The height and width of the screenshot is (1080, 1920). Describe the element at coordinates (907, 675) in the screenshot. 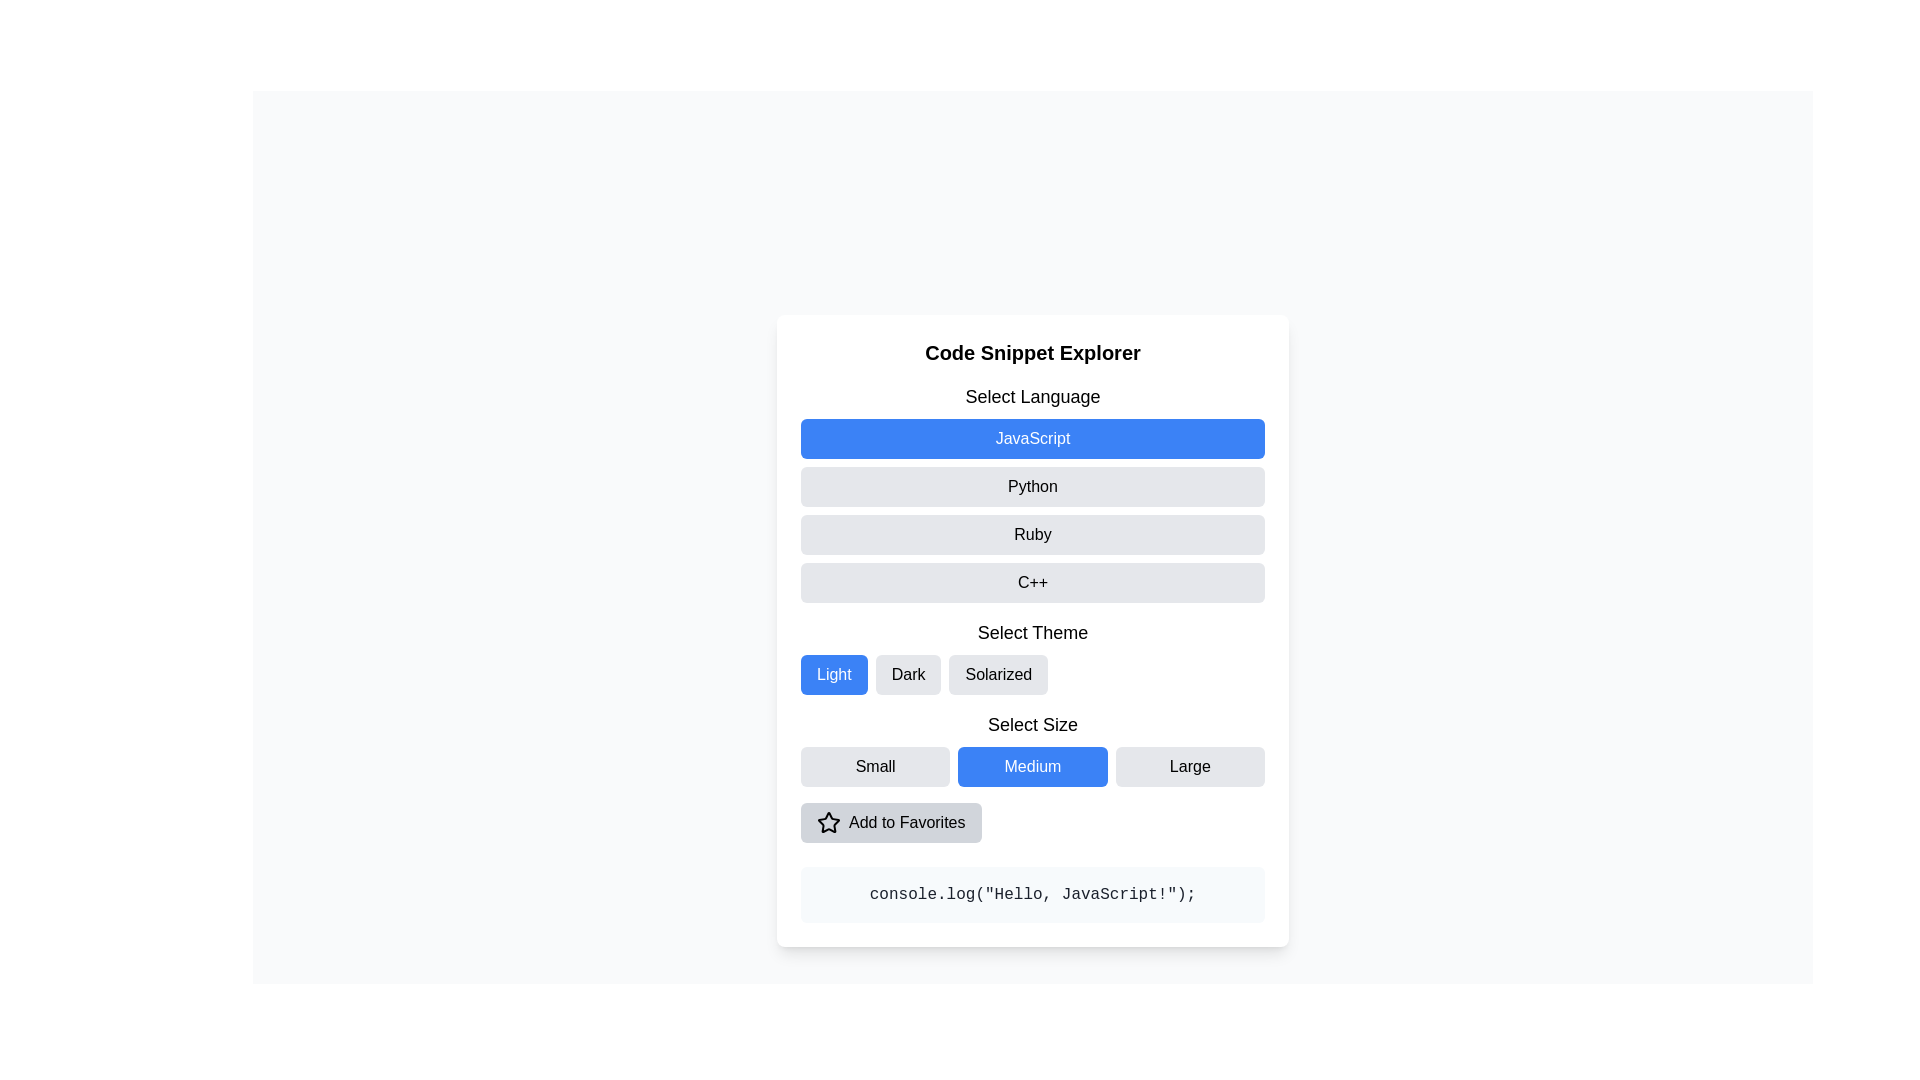

I see `the 'Dark' button, which is the second button in a horizontal set of three buttons under the 'Select Theme' section` at that location.